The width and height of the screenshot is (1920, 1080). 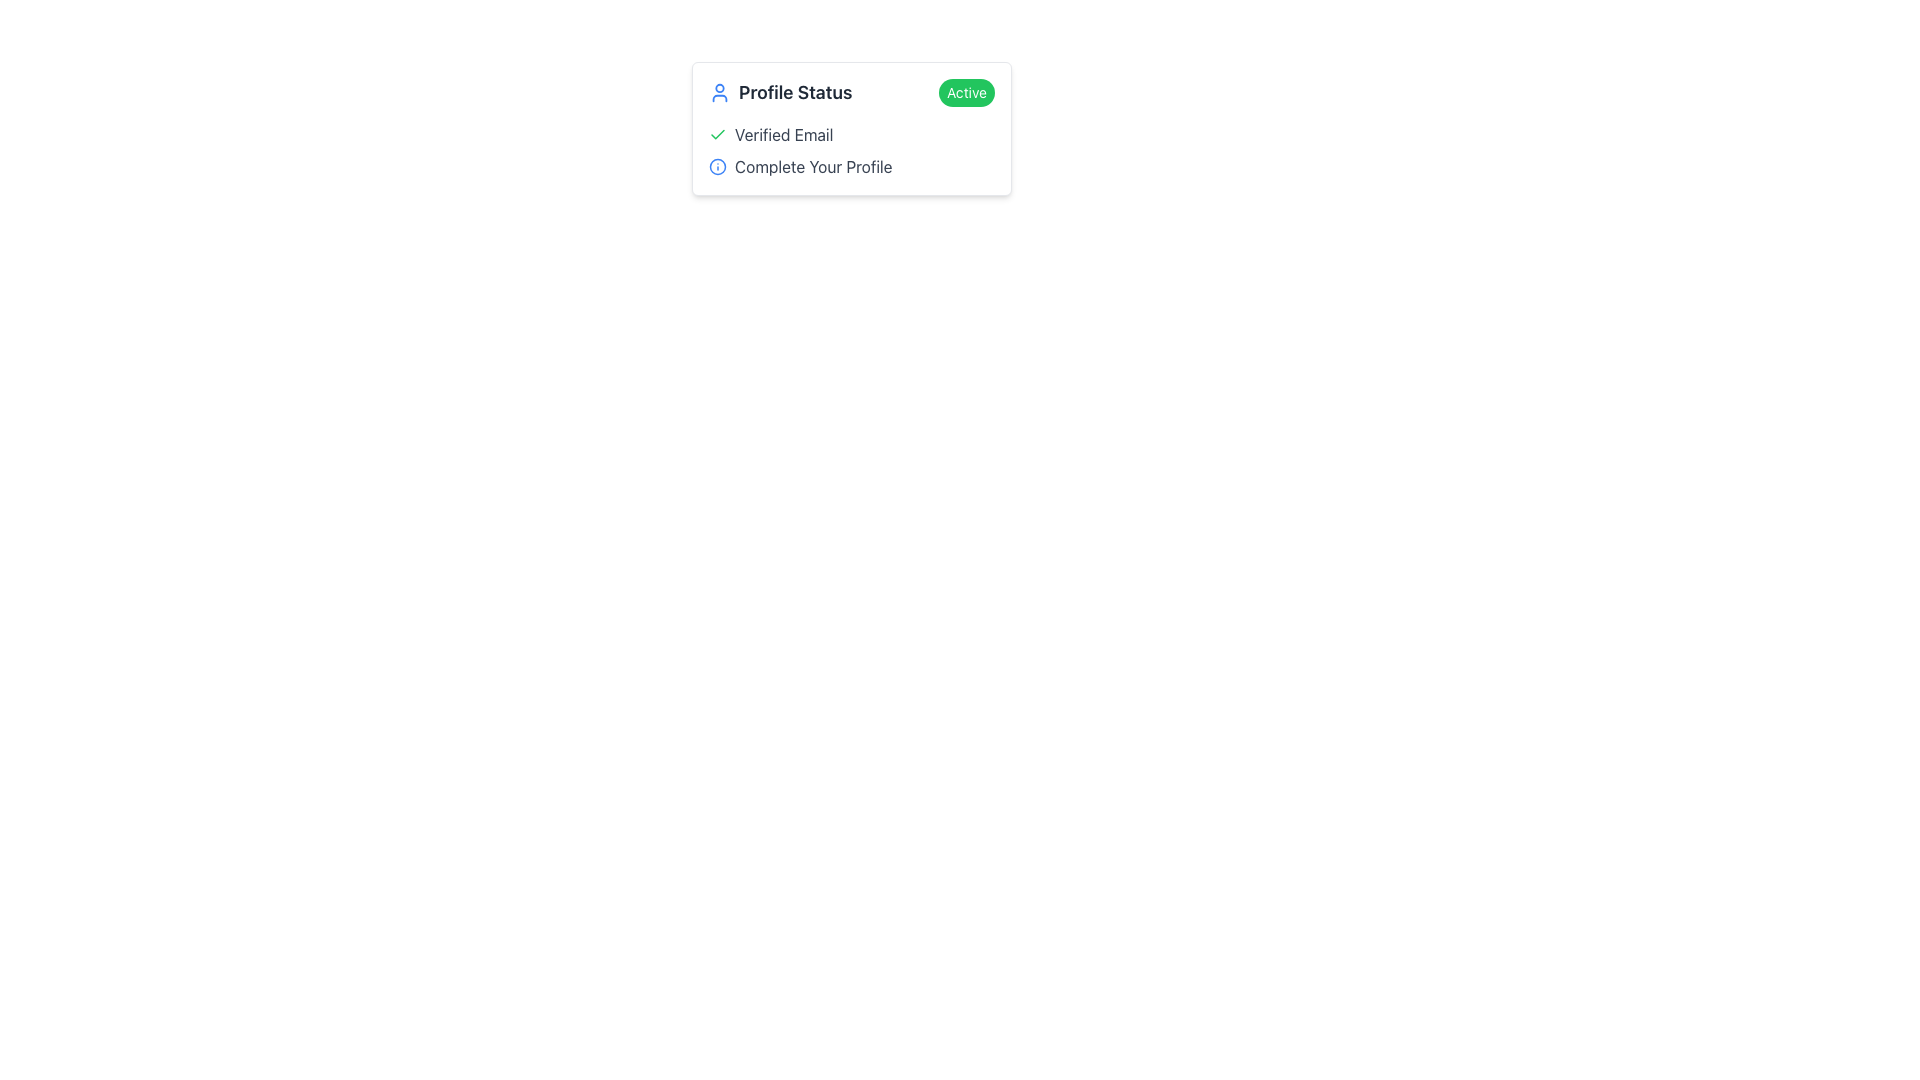 What do you see at coordinates (967, 92) in the screenshot?
I see `the 'Active' pill-shaped button with rounded edges, which is green with white text, located in the 'Profile Status' section` at bounding box center [967, 92].